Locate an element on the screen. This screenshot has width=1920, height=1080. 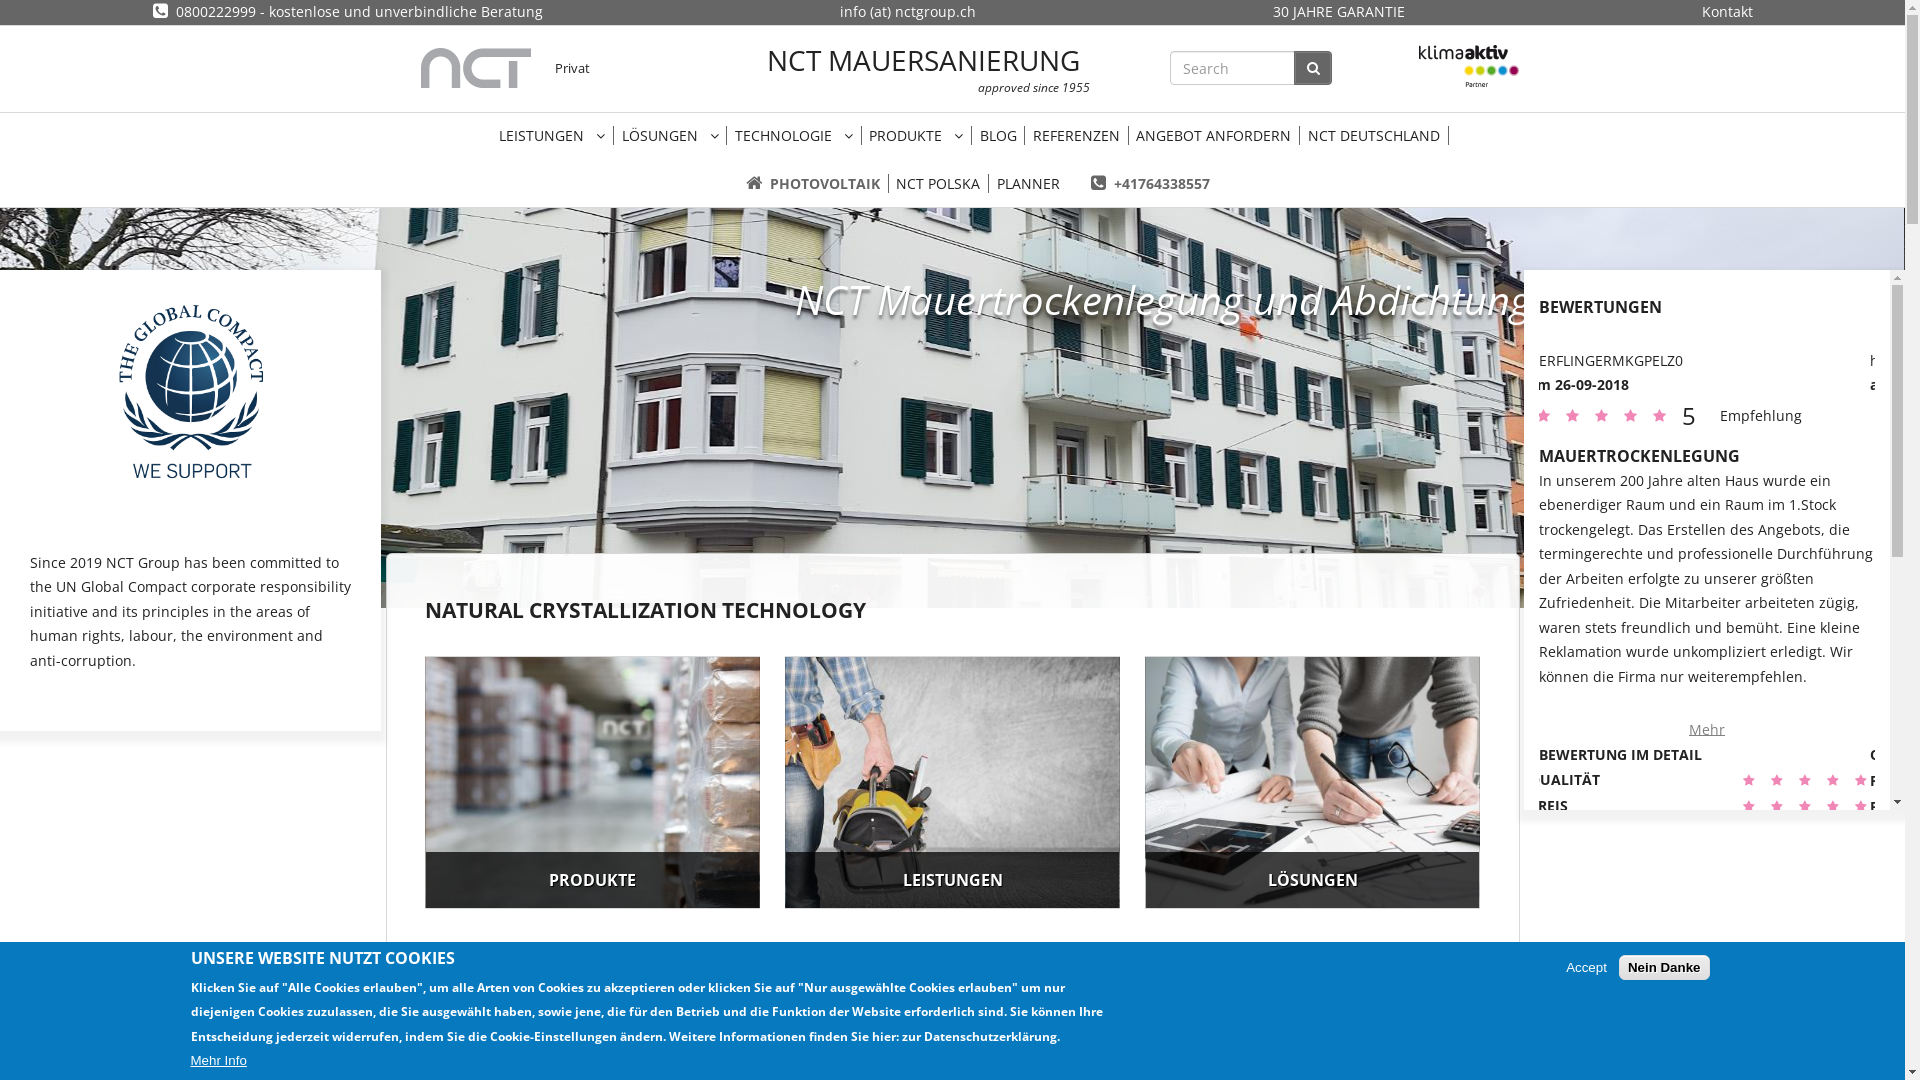
'+41764338557' is located at coordinates (1082, 183).